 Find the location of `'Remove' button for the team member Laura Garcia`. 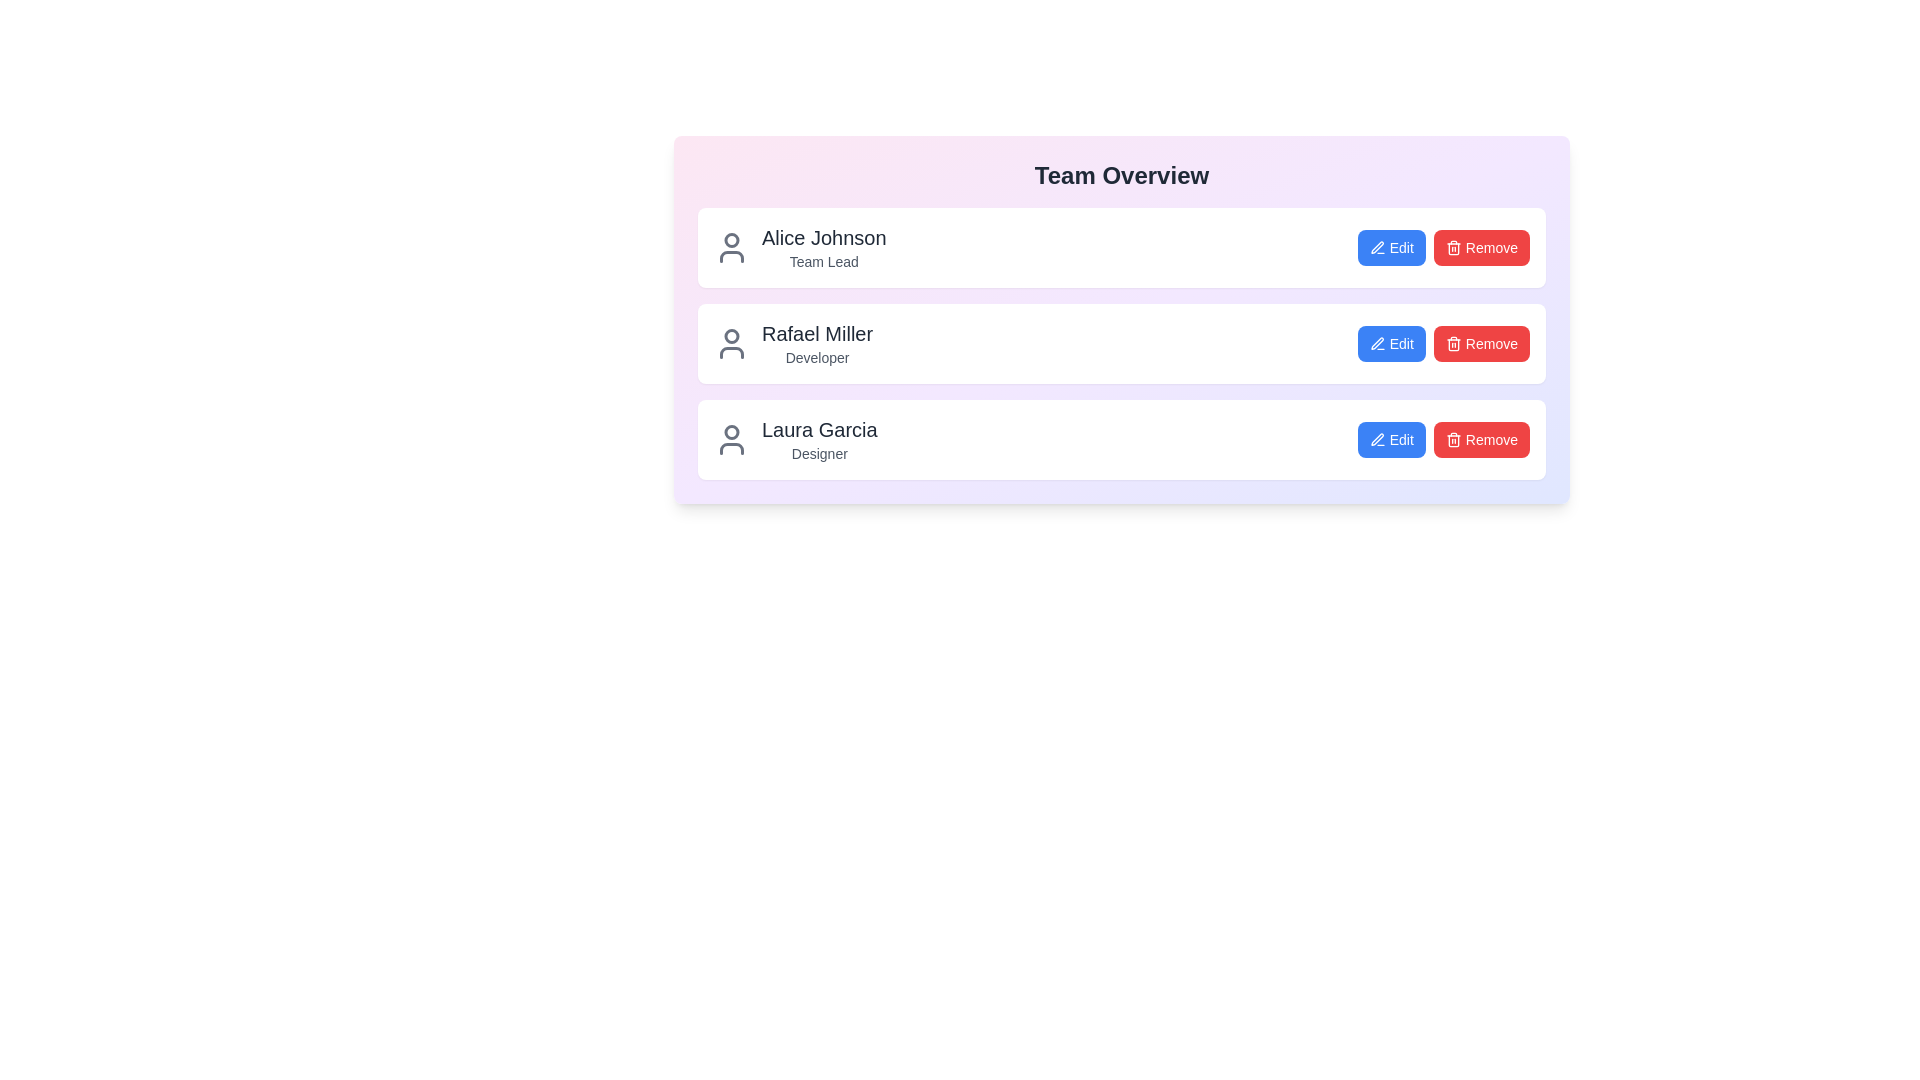

'Remove' button for the team member Laura Garcia is located at coordinates (1481, 438).